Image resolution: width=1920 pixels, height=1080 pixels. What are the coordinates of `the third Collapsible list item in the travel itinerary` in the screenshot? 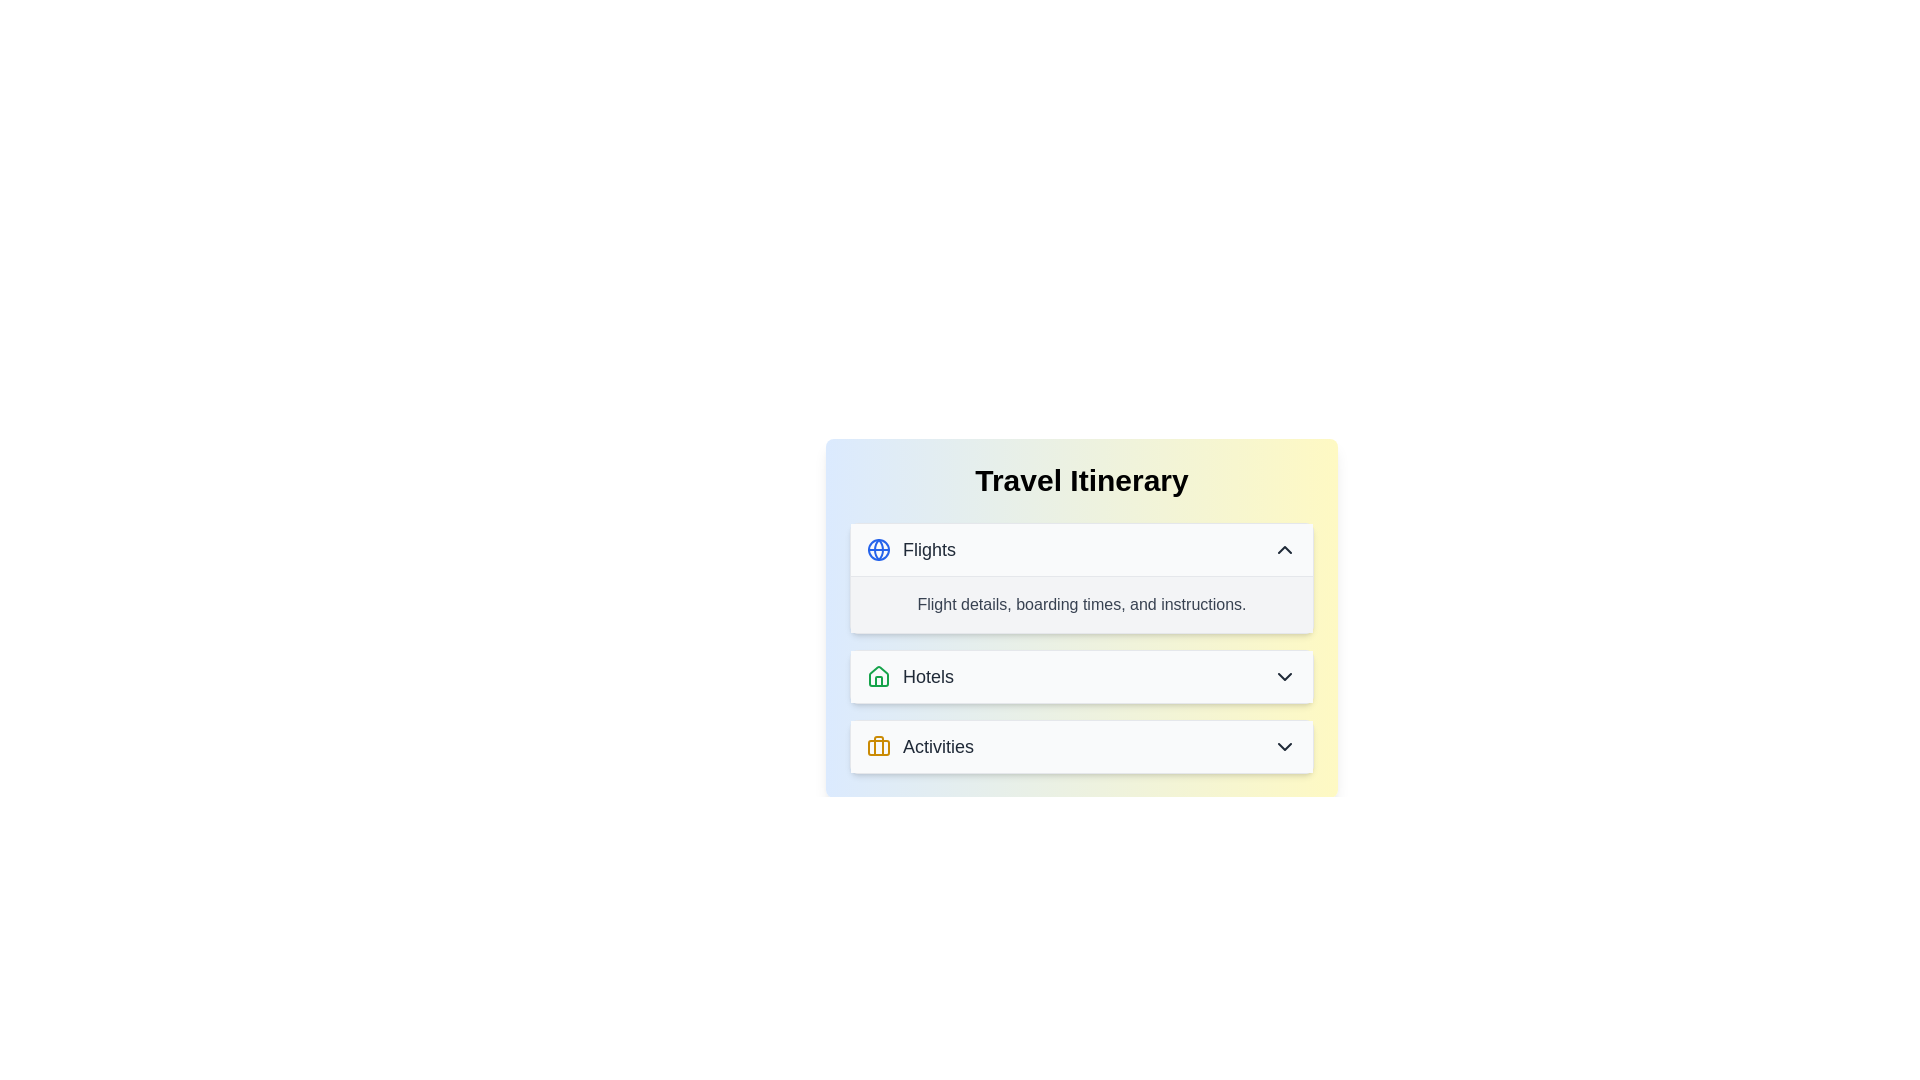 It's located at (1080, 747).